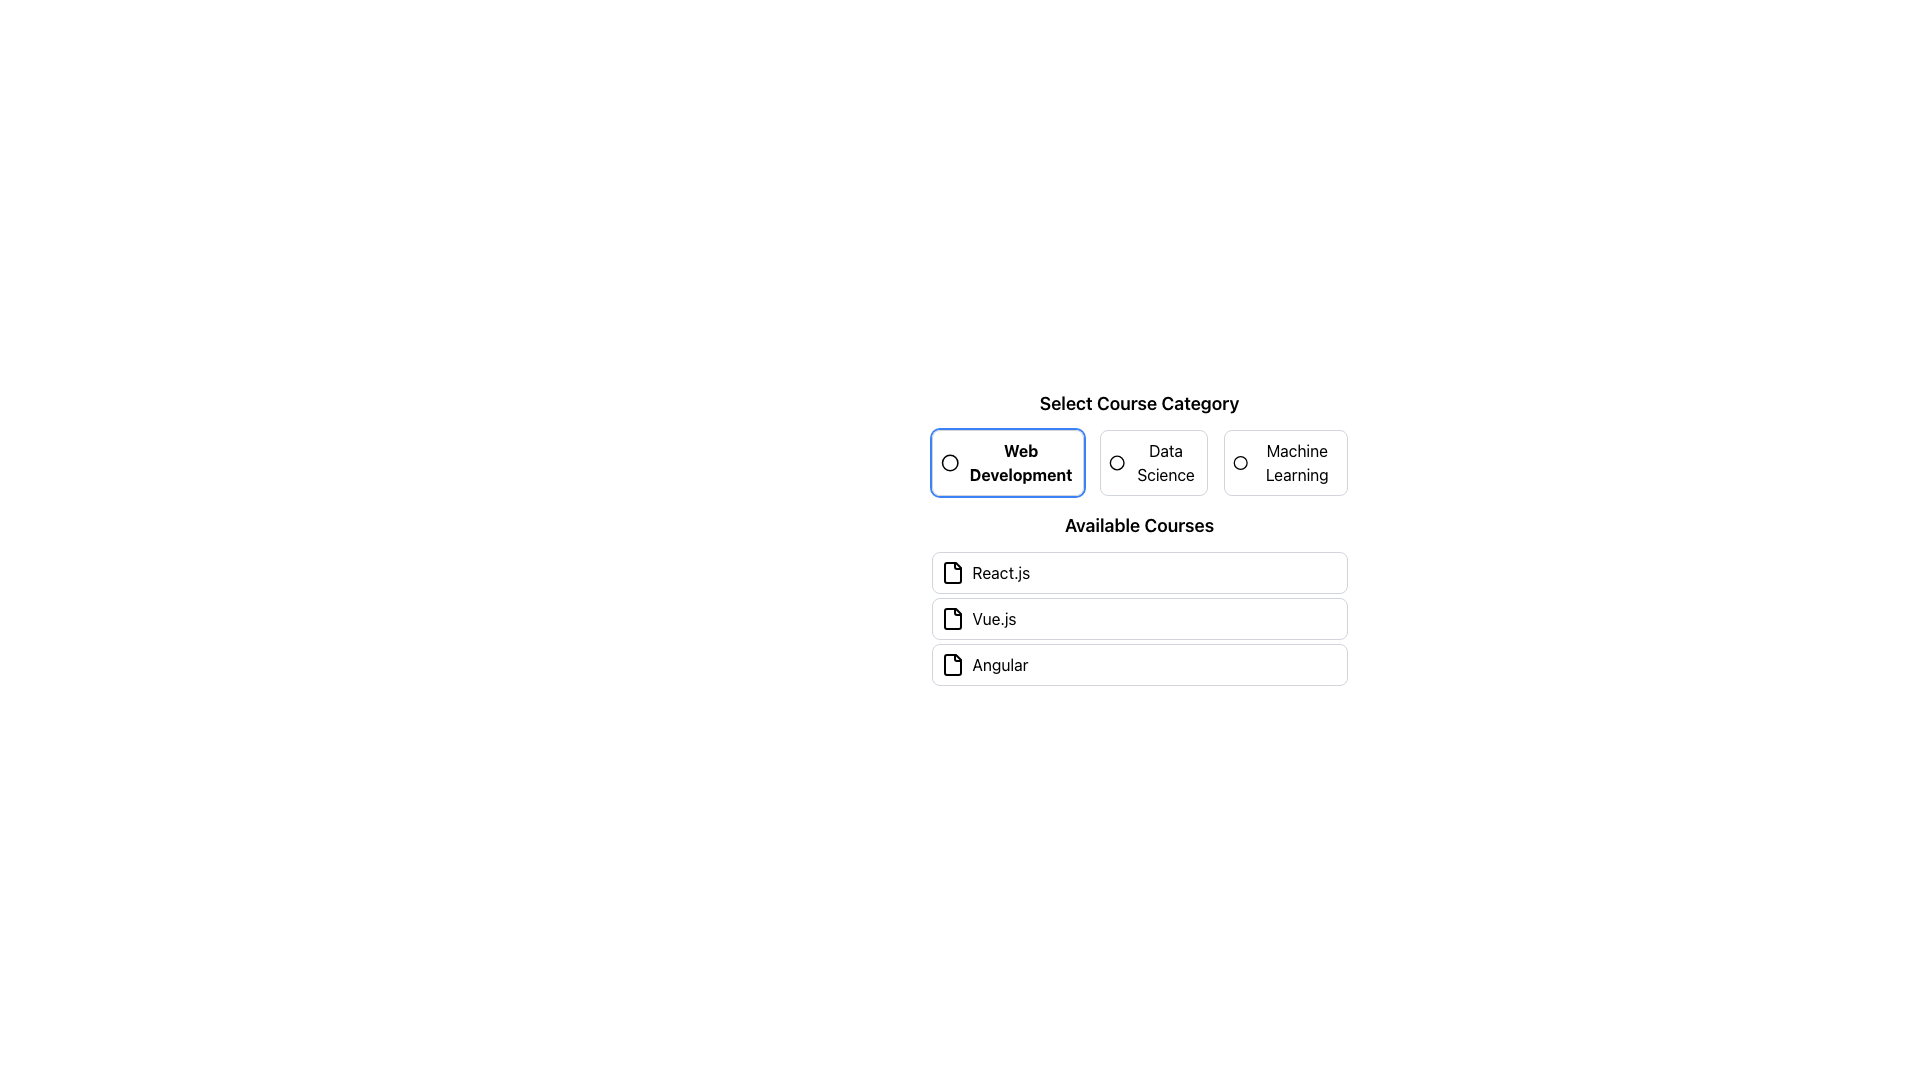  Describe the element at coordinates (1116, 462) in the screenshot. I see `the decorative graphic element located to the left of the 'Data Science' label, which serves as a visual marker` at that location.